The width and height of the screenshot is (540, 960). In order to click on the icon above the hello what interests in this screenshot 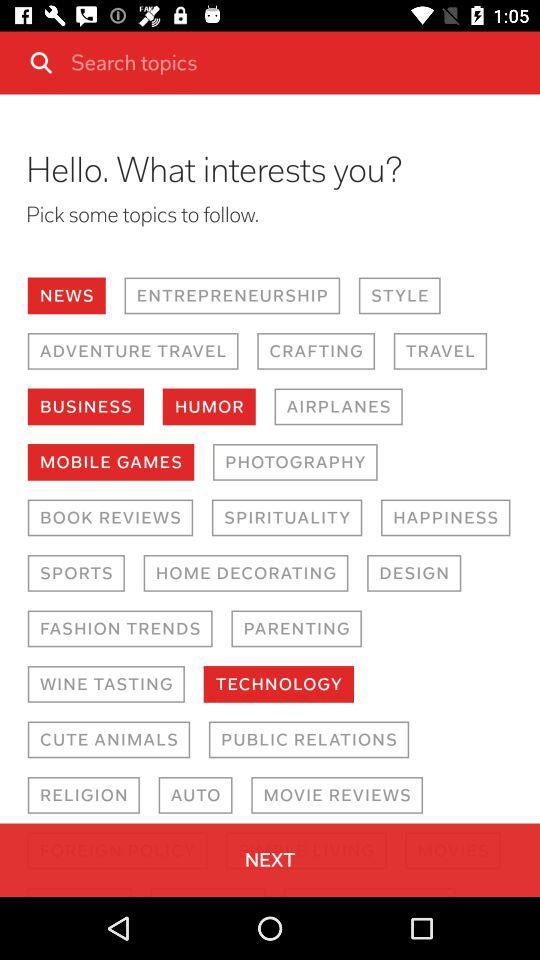, I will do `click(297, 62)`.